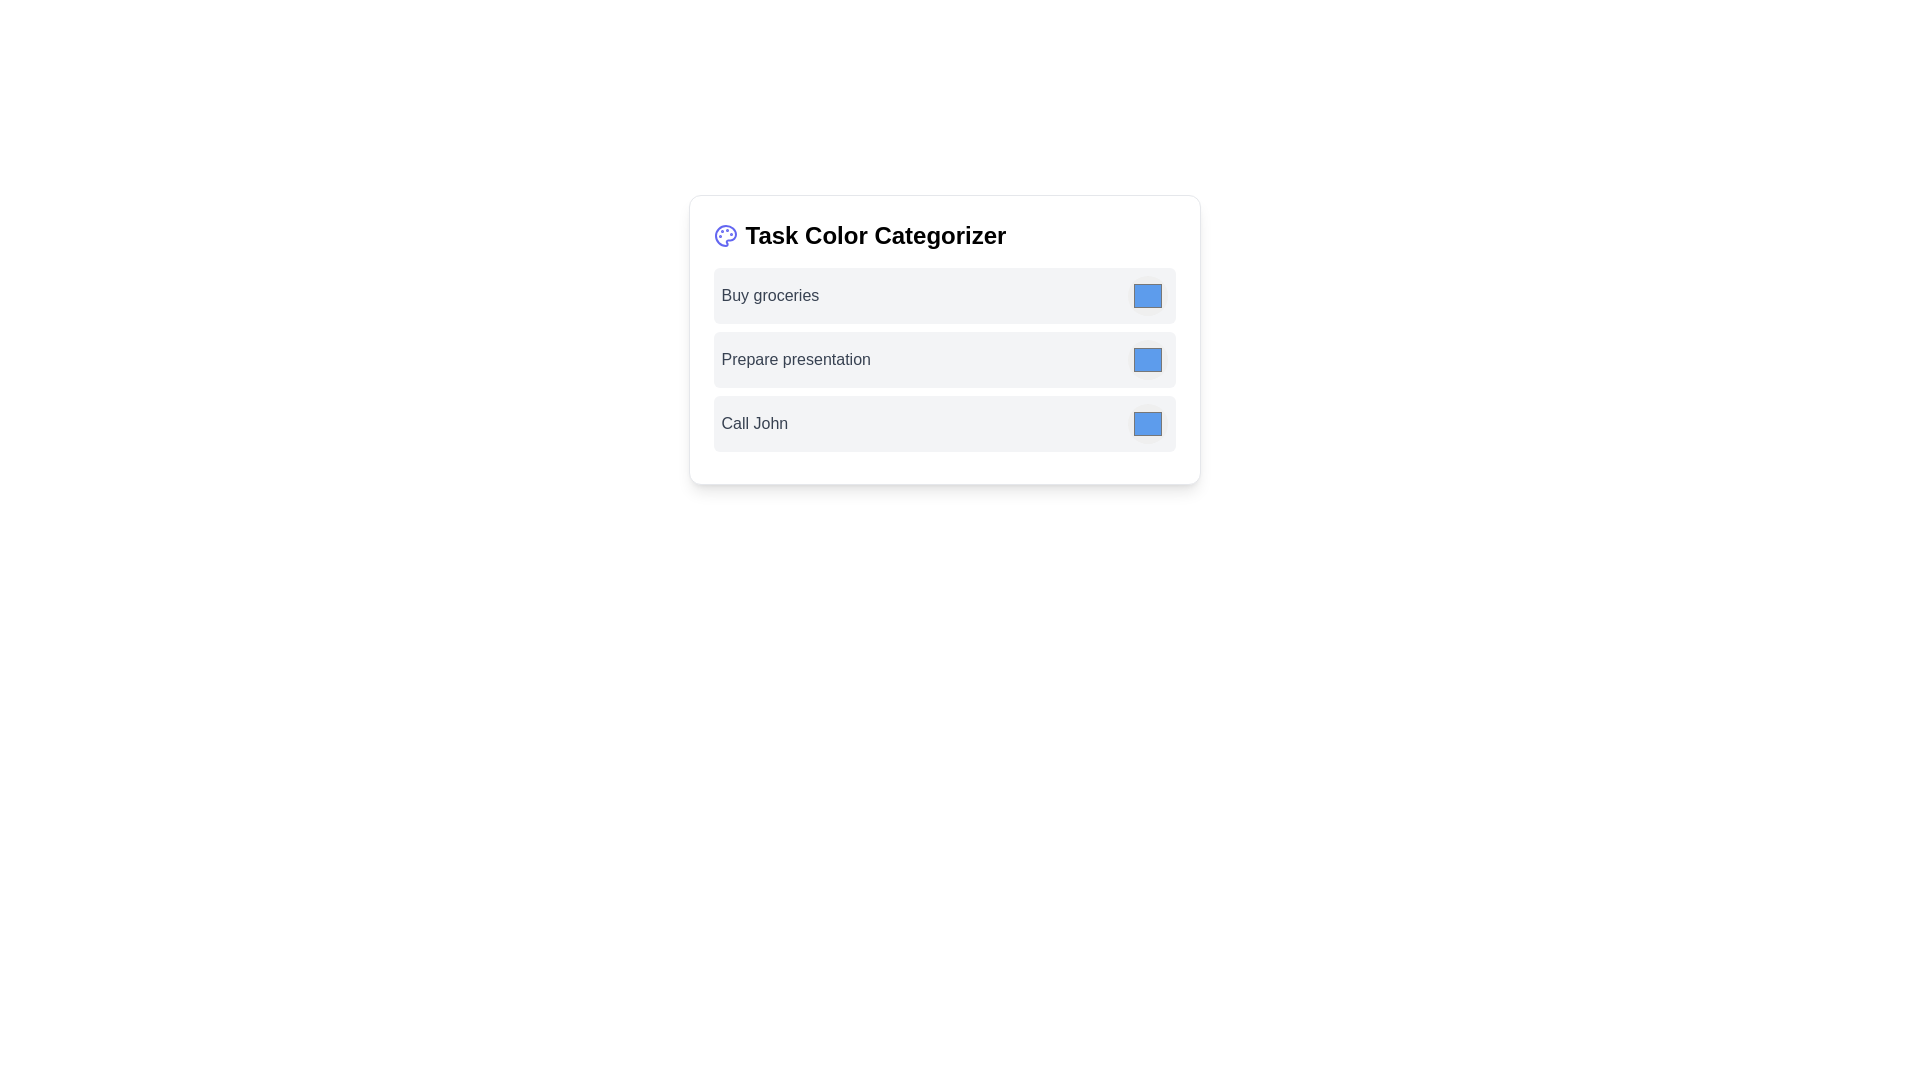 The width and height of the screenshot is (1920, 1080). Describe the element at coordinates (769, 296) in the screenshot. I see `the static text element that serves as the title or description of a task item, located near the top of the panel's content area, to the left of a circular color indicator` at that location.